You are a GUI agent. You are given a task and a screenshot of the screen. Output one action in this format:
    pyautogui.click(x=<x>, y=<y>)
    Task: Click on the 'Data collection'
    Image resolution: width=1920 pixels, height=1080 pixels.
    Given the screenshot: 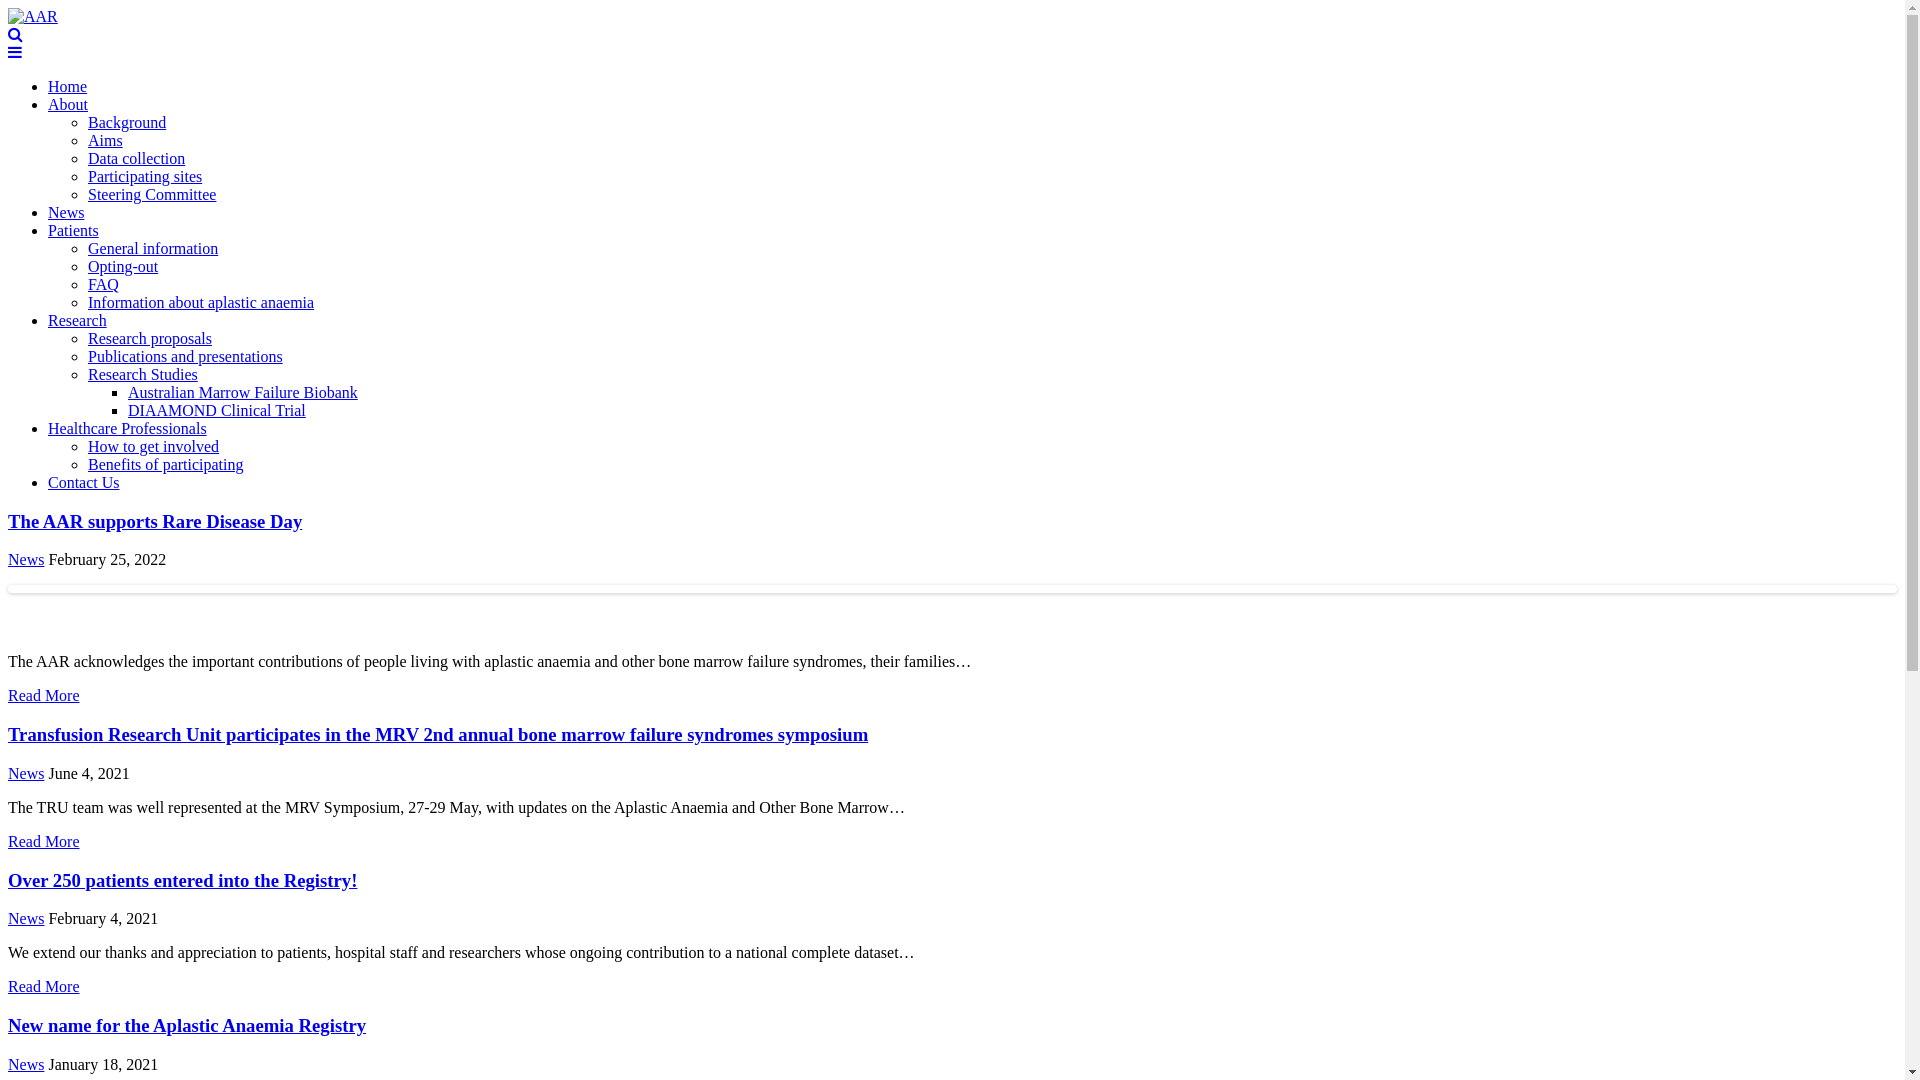 What is the action you would take?
    pyautogui.click(x=86, y=157)
    